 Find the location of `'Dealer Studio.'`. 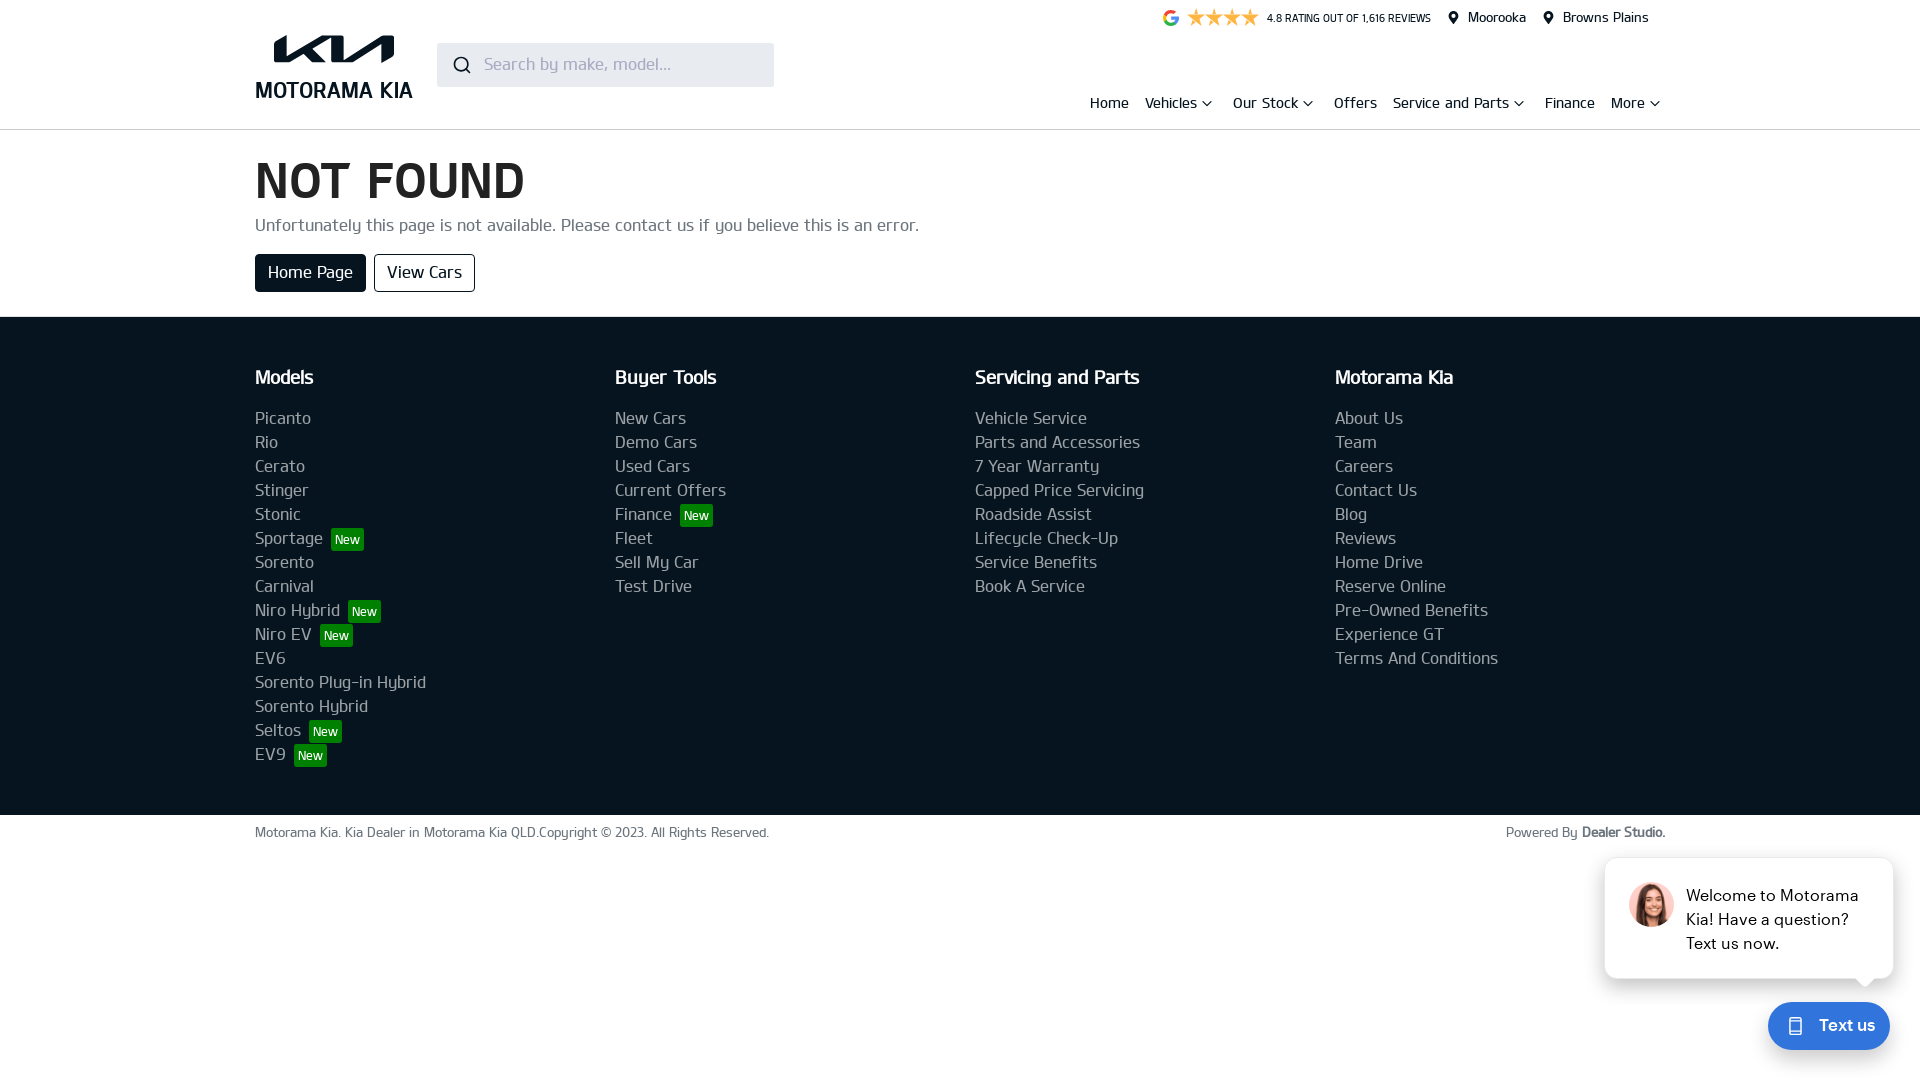

'Dealer Studio.' is located at coordinates (1623, 832).